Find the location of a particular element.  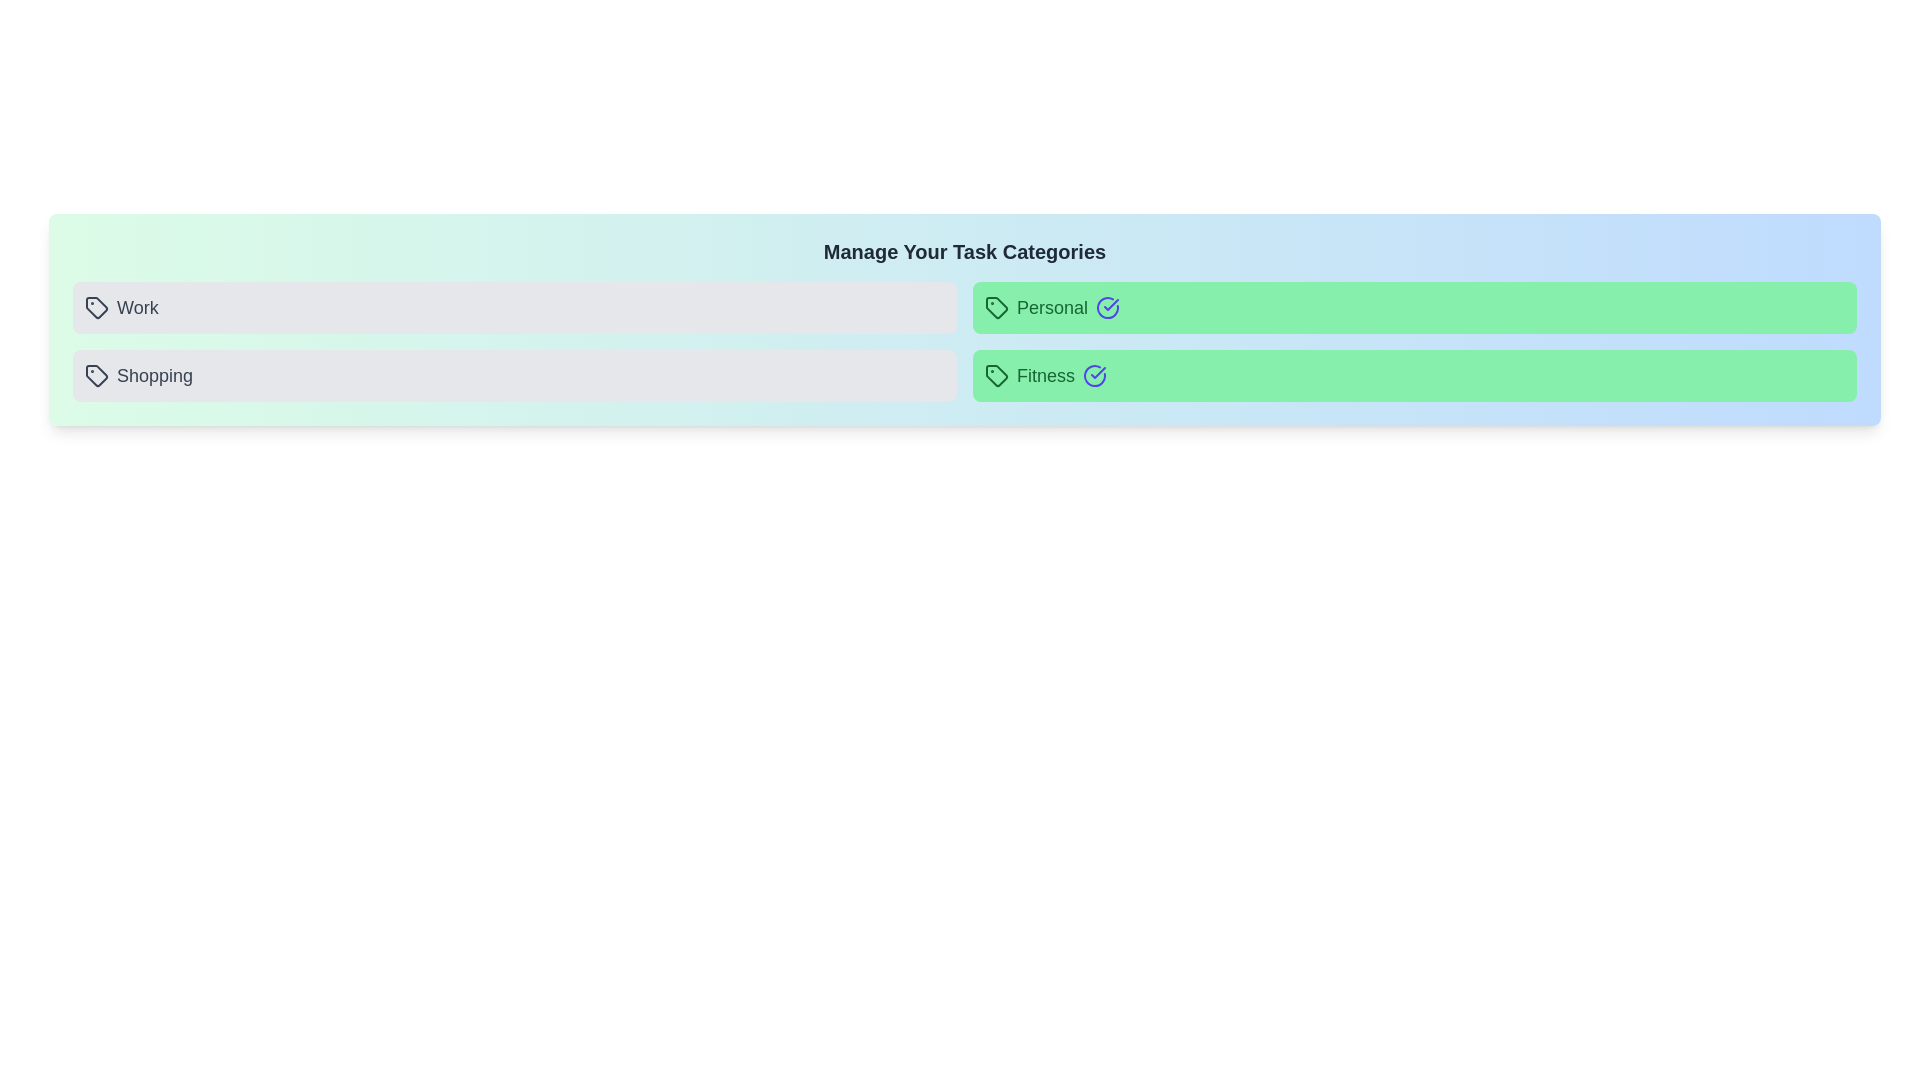

the category Fitness by clicking on it is located at coordinates (1414, 375).